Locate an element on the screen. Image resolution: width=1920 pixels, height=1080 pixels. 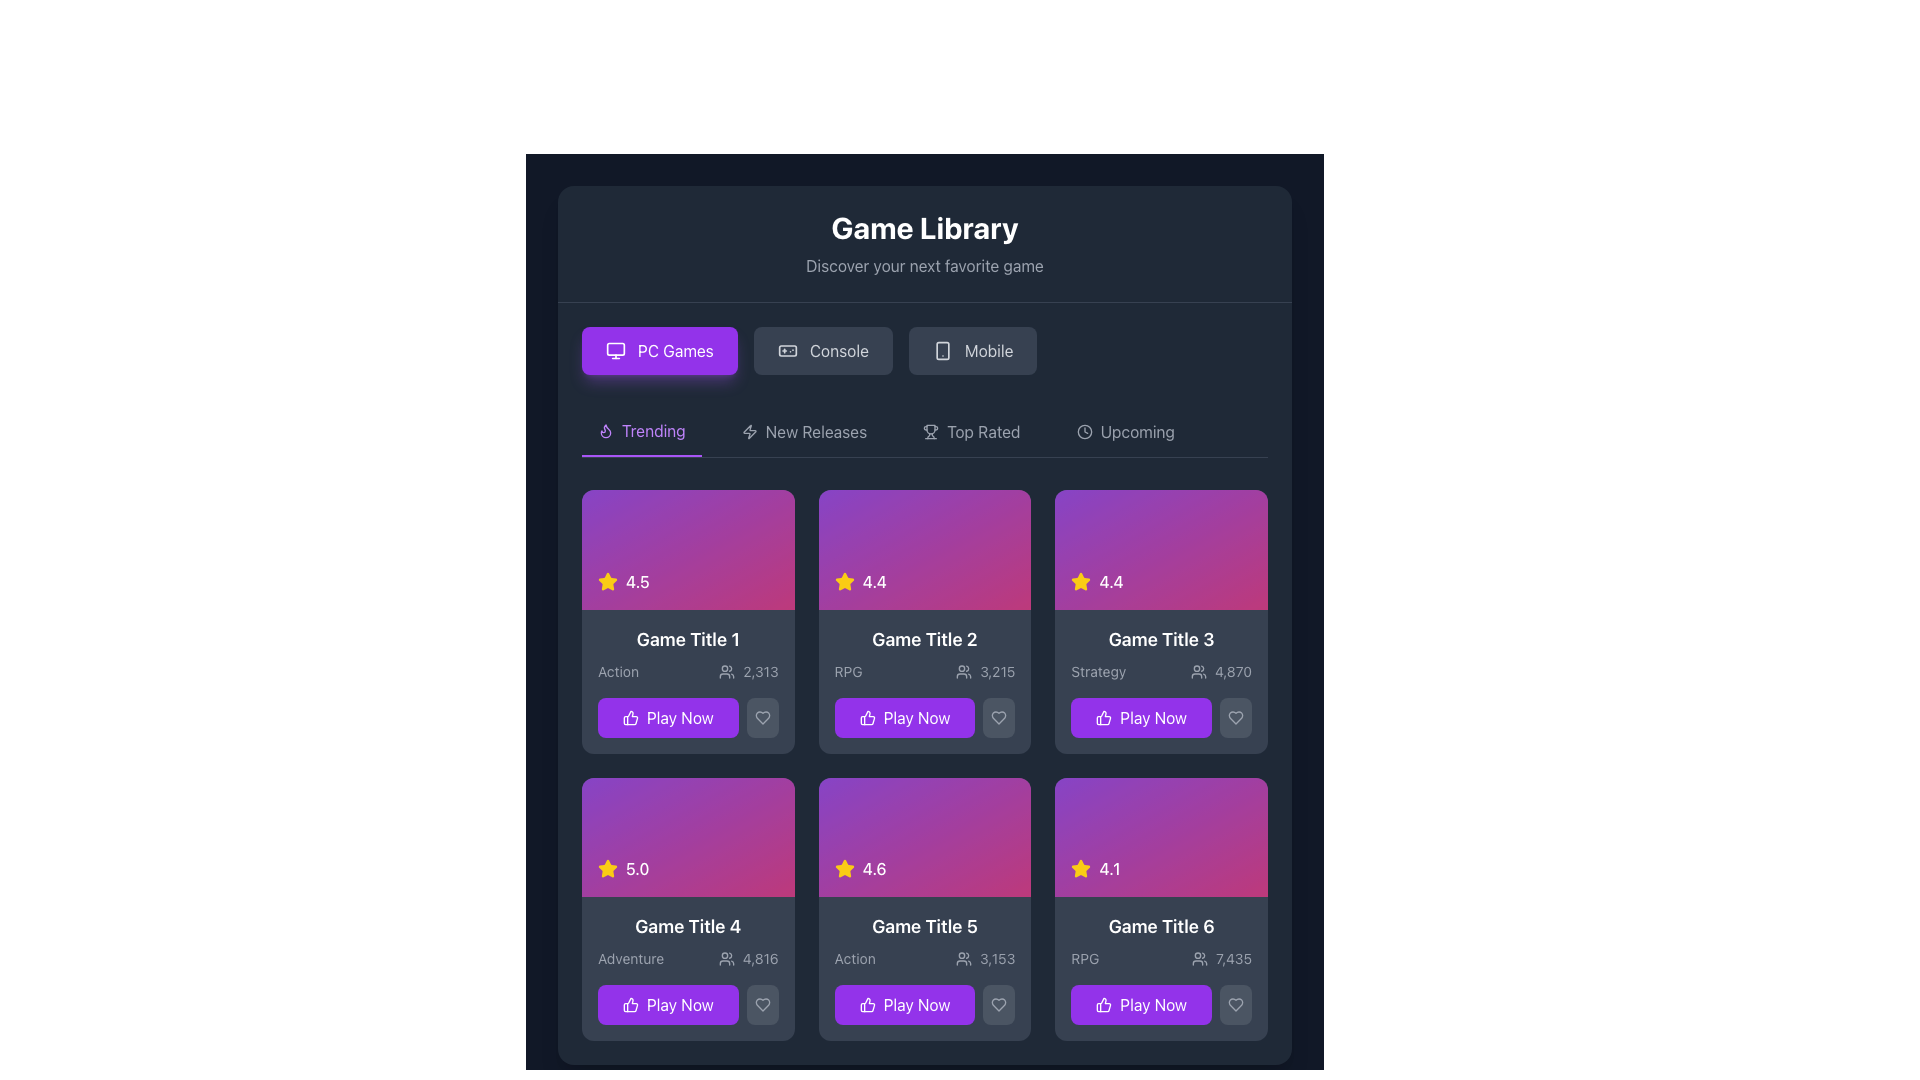
the 'Console' button, which is the second button in a horizontal layout with a dark gray background and bright text is located at coordinates (823, 350).